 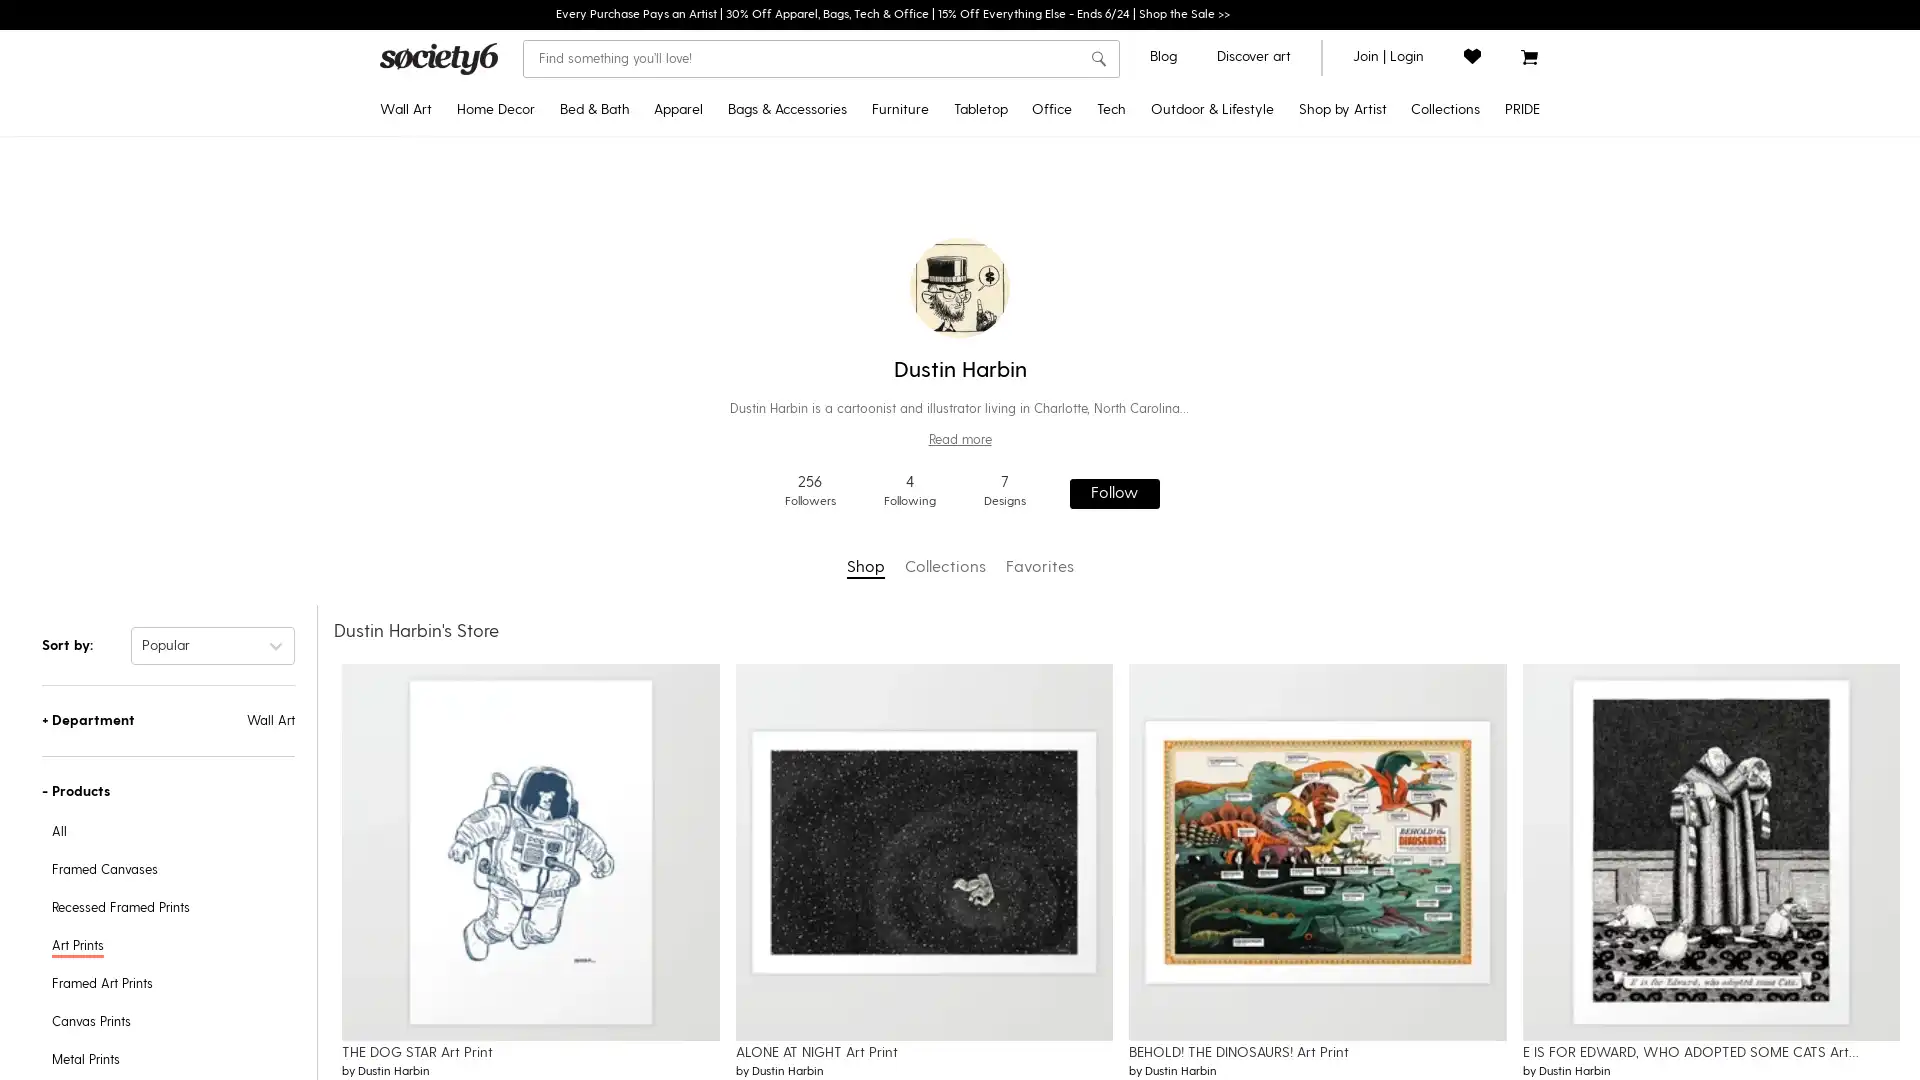 What do you see at coordinates (1238, 547) in the screenshot?
I see `Folding Stools` at bounding box center [1238, 547].